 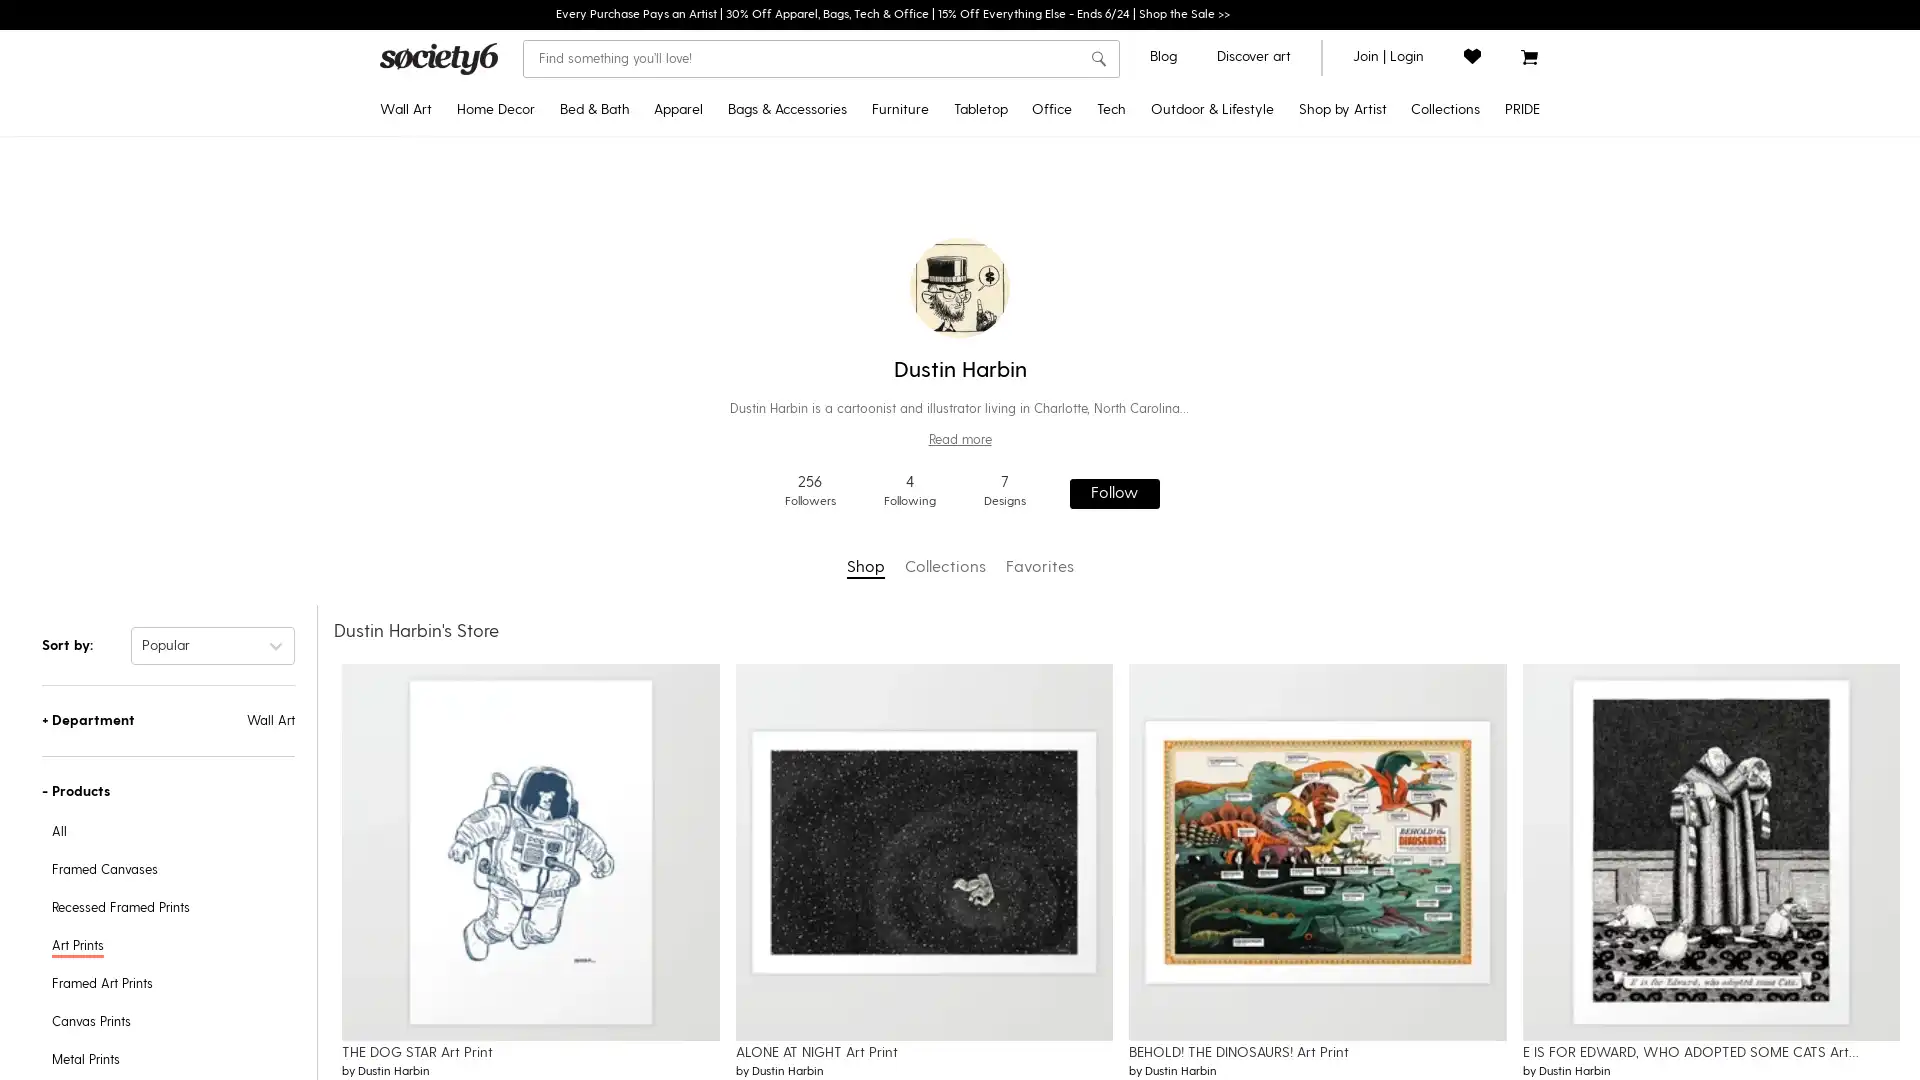 What do you see at coordinates (1238, 547) in the screenshot?
I see `Folding Stools` at bounding box center [1238, 547].